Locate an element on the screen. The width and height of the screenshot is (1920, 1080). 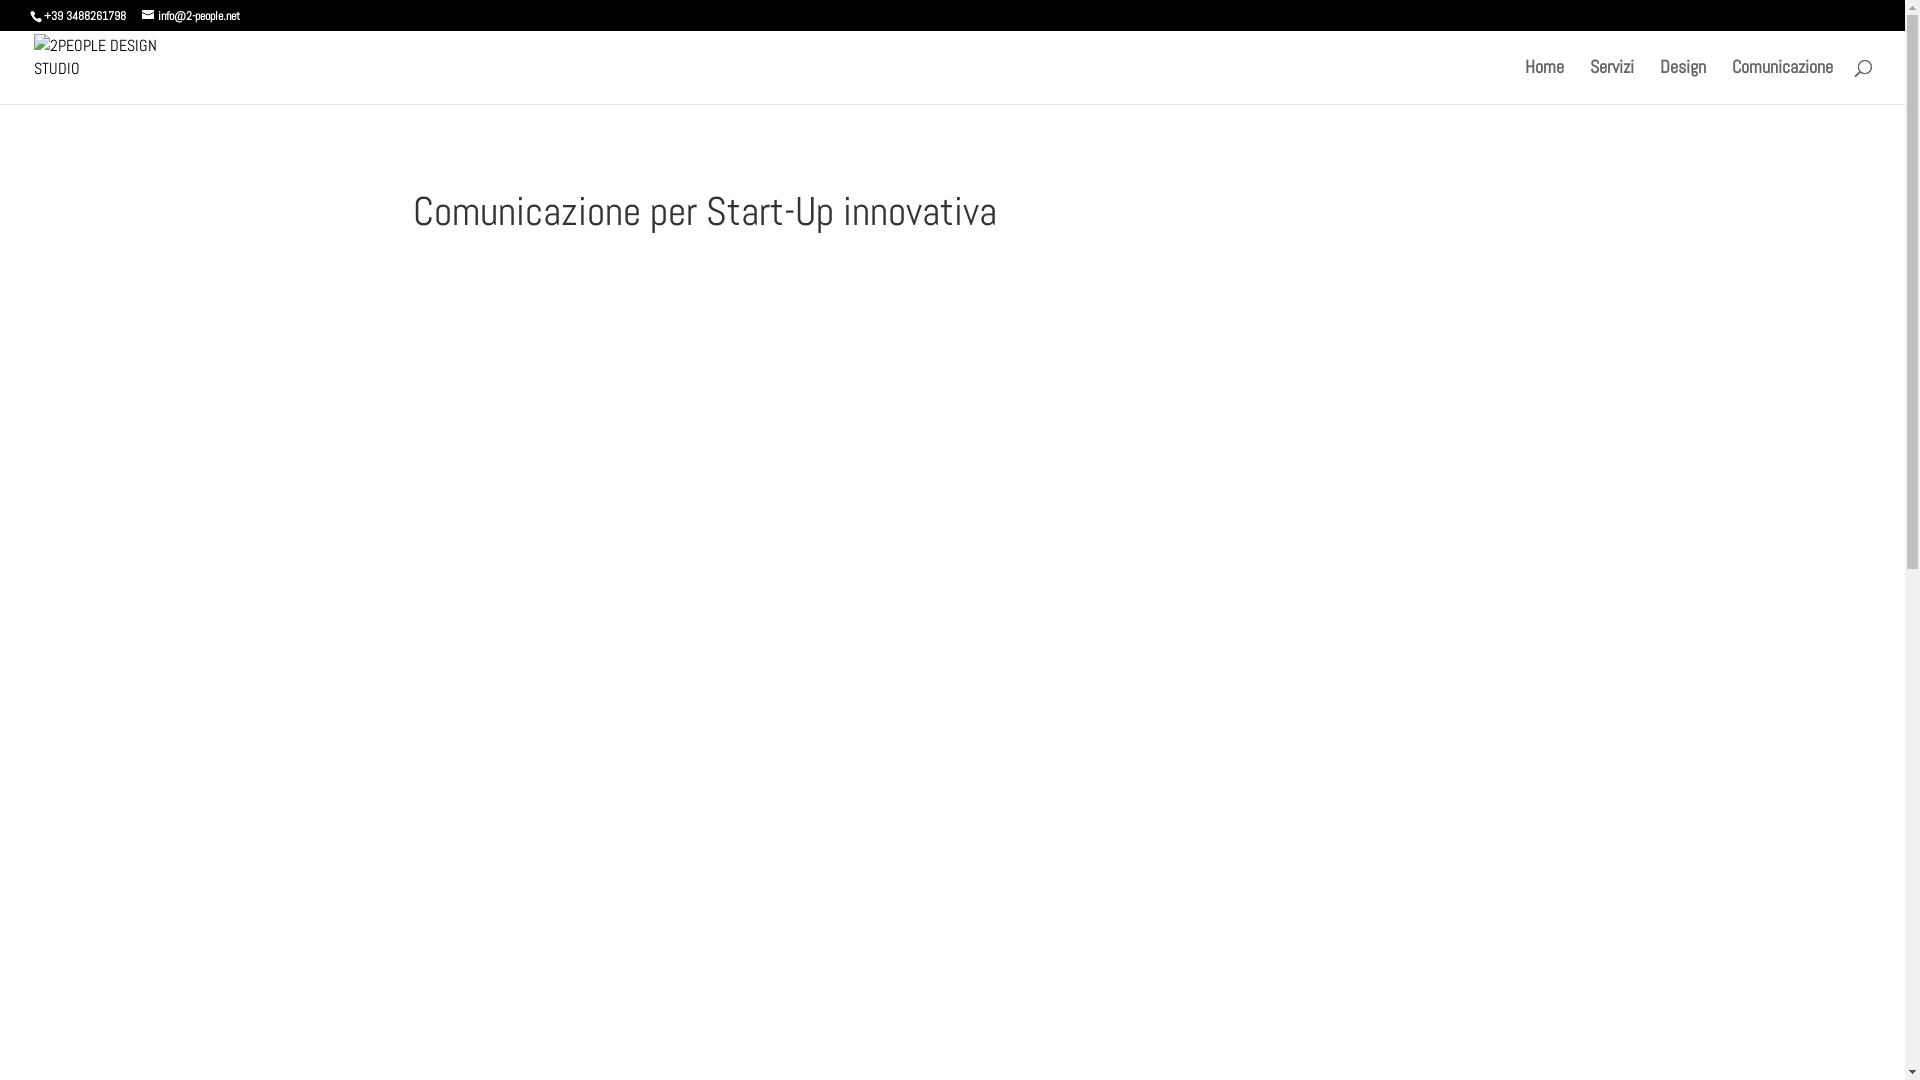
'info@2-people.net' is located at coordinates (191, 15).